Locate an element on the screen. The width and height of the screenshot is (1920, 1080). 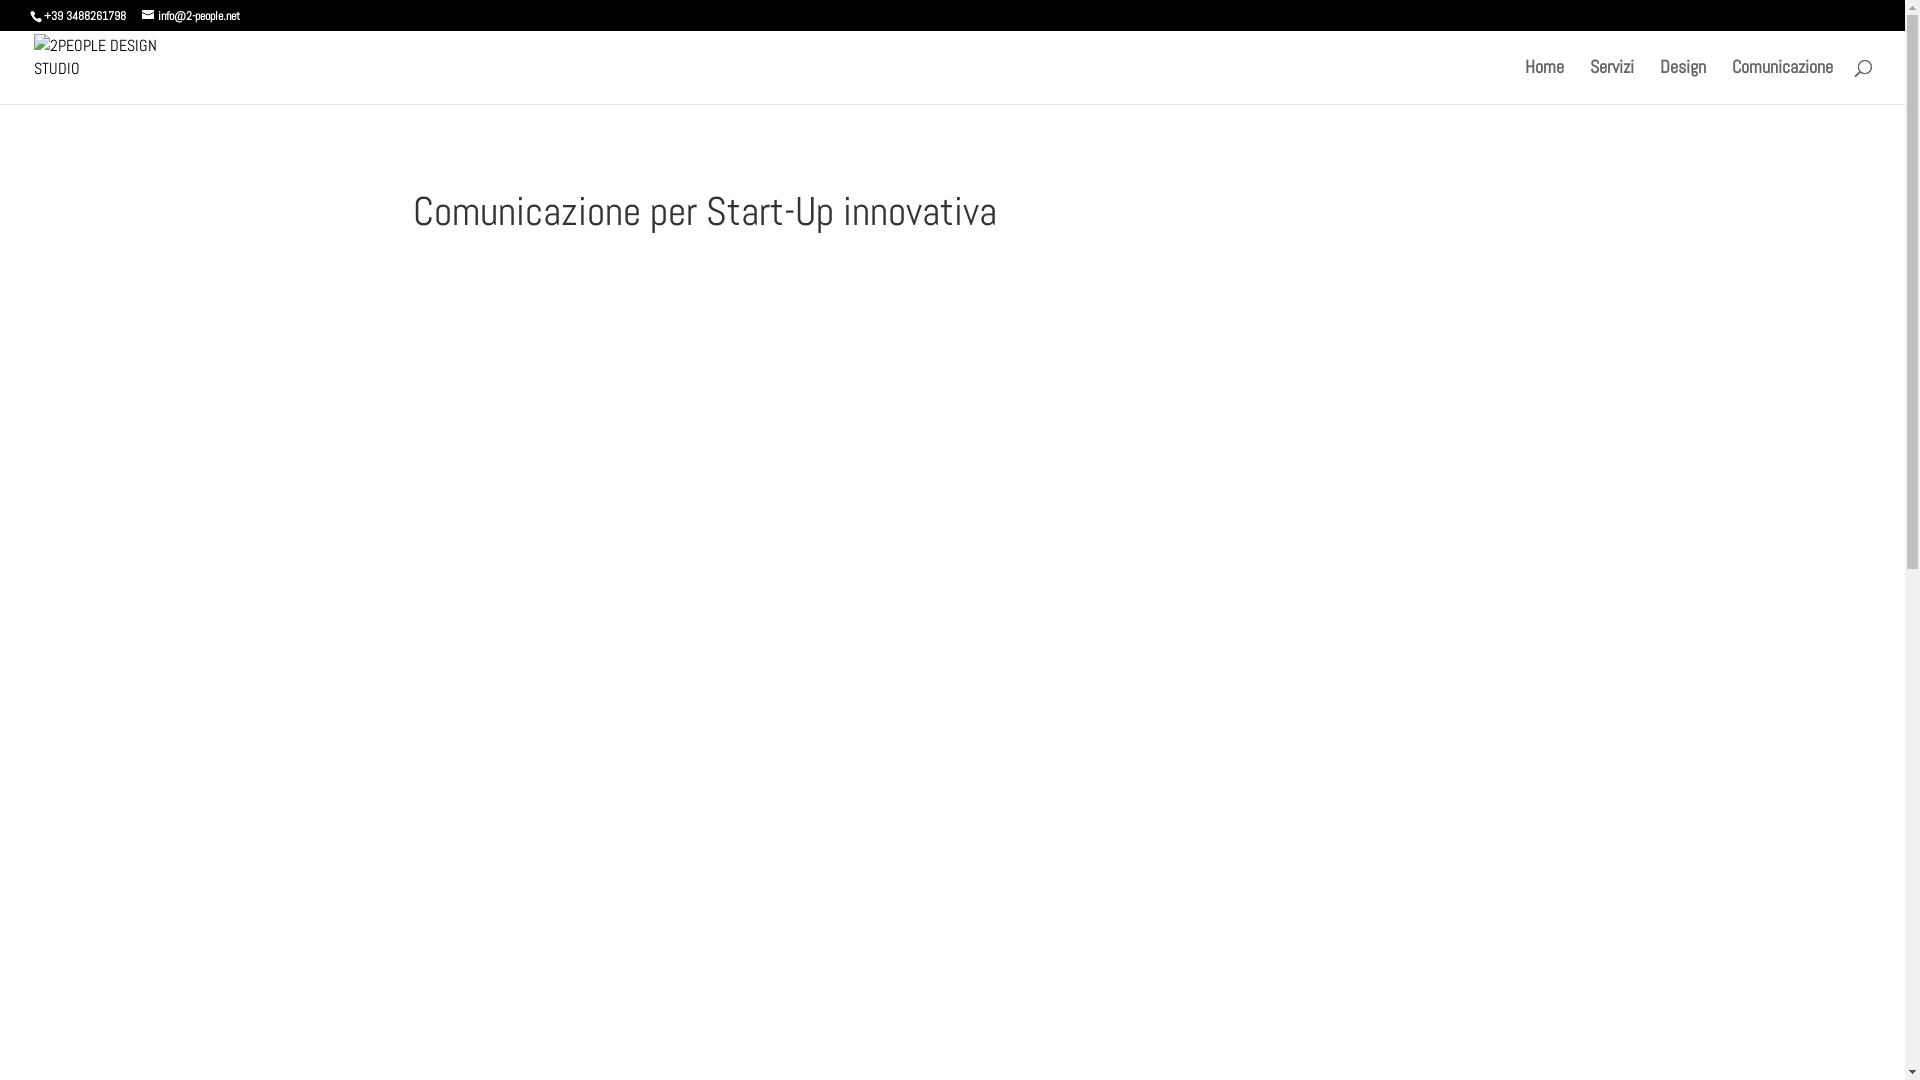
'info@2-people.net' is located at coordinates (191, 15).